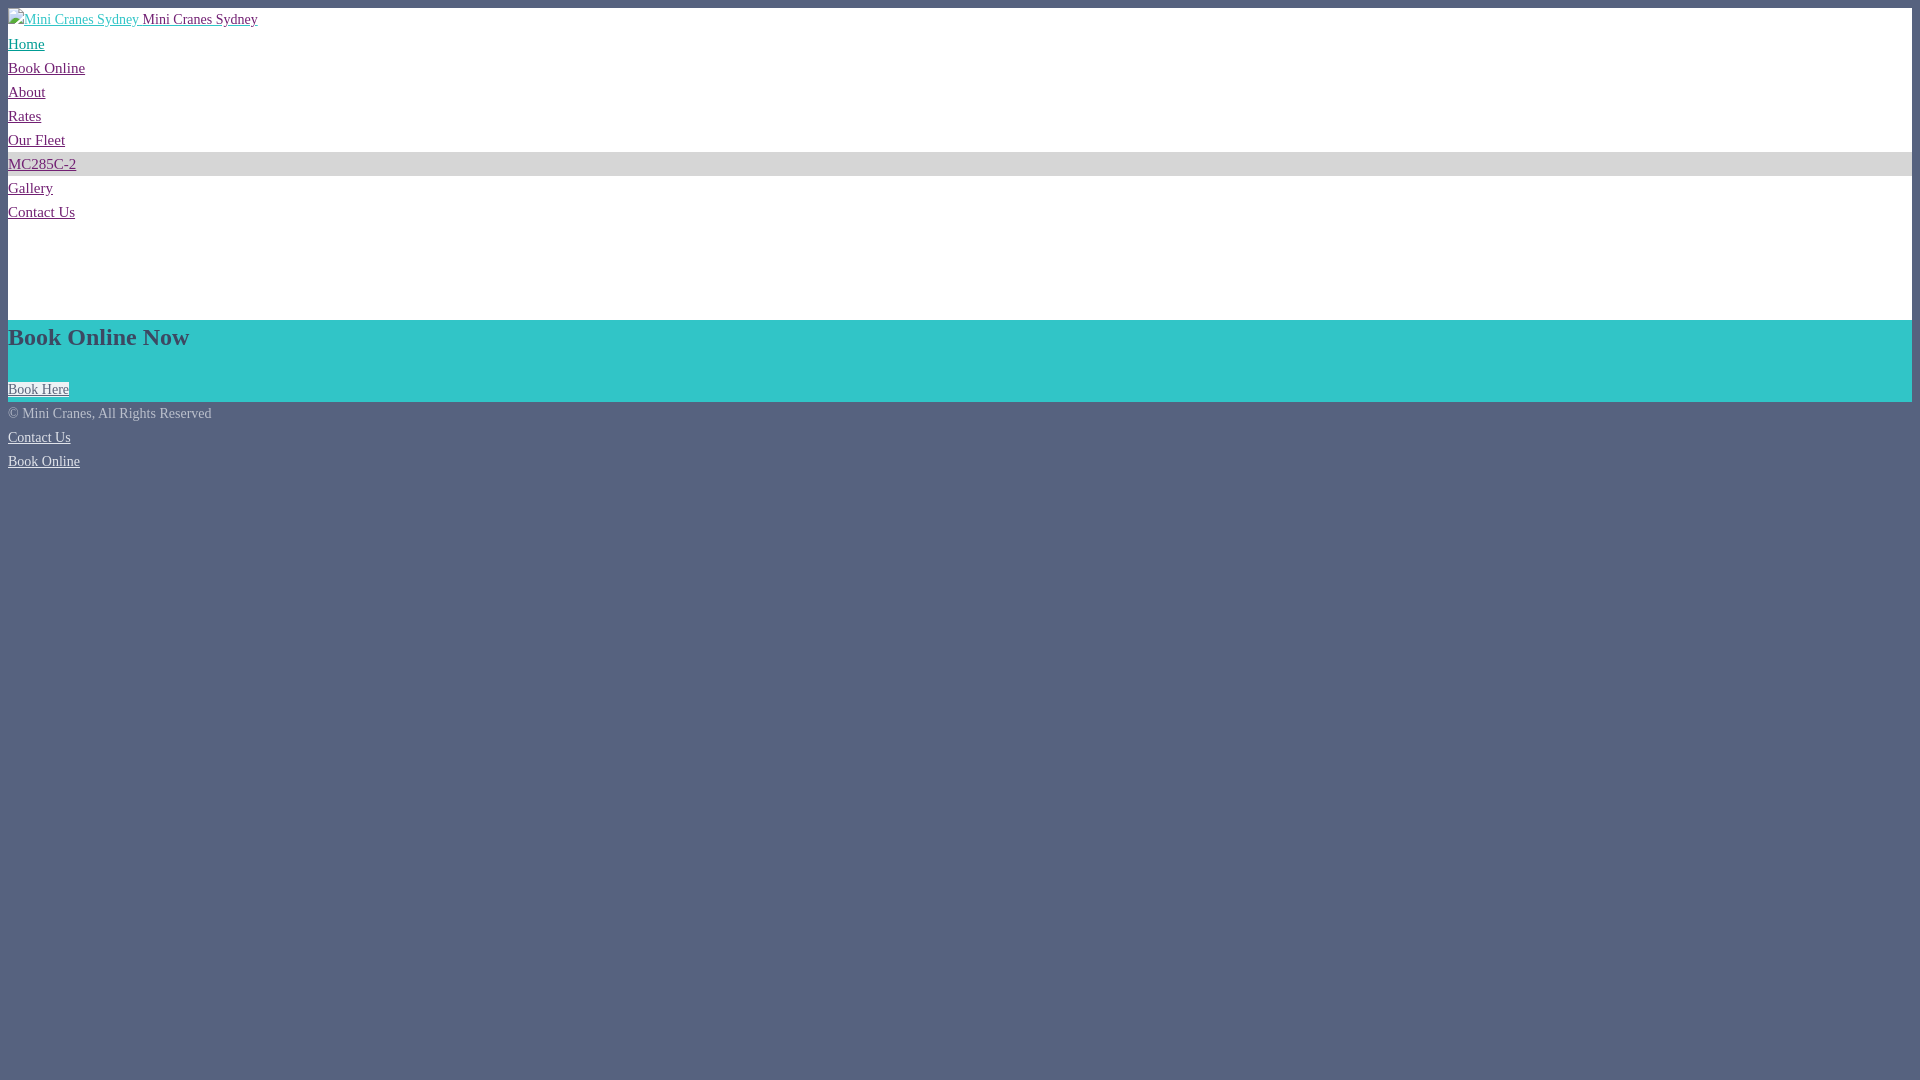 This screenshot has height=1080, width=1920. I want to click on 'Gallery', so click(30, 188).